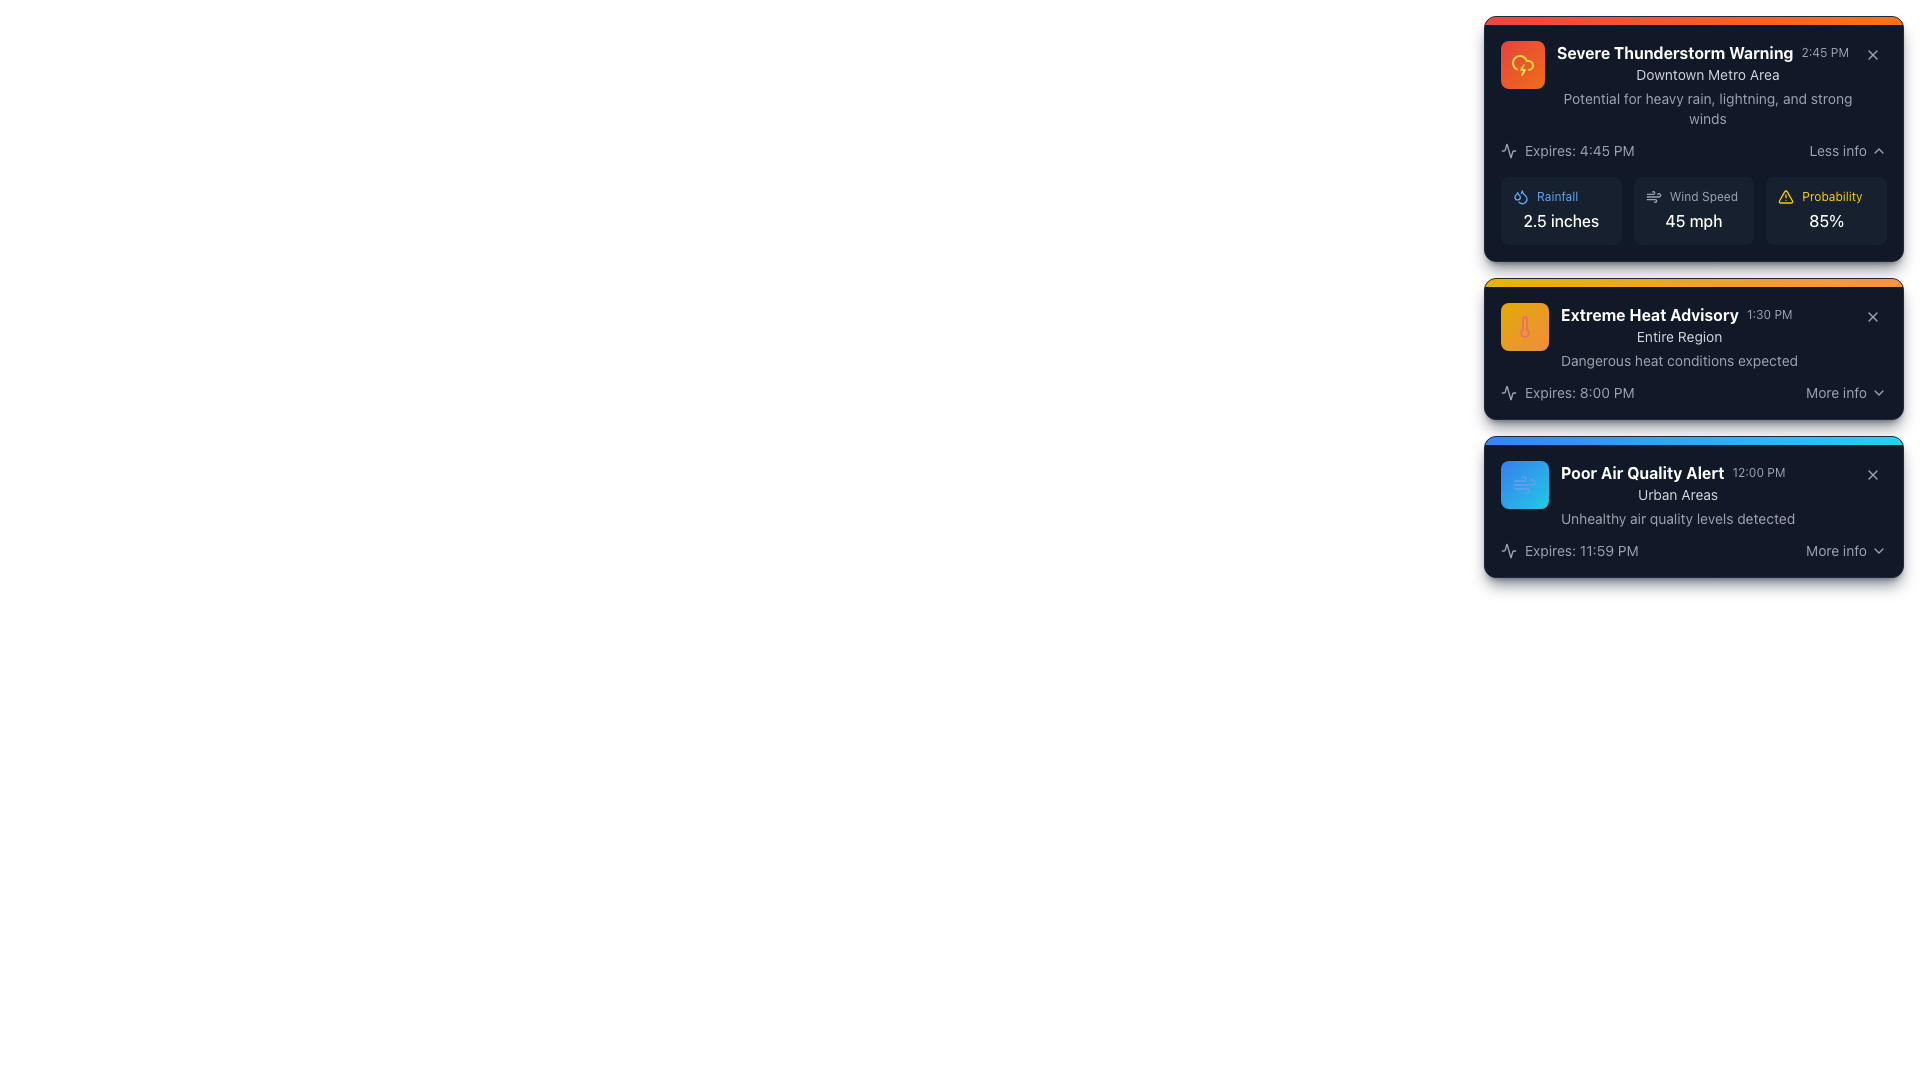 This screenshot has height=1080, width=1920. I want to click on the text label that describes the probability percentage in the Severe Thunderstorm Warning box, located in the top-right section near the '85%' value, so click(1832, 196).